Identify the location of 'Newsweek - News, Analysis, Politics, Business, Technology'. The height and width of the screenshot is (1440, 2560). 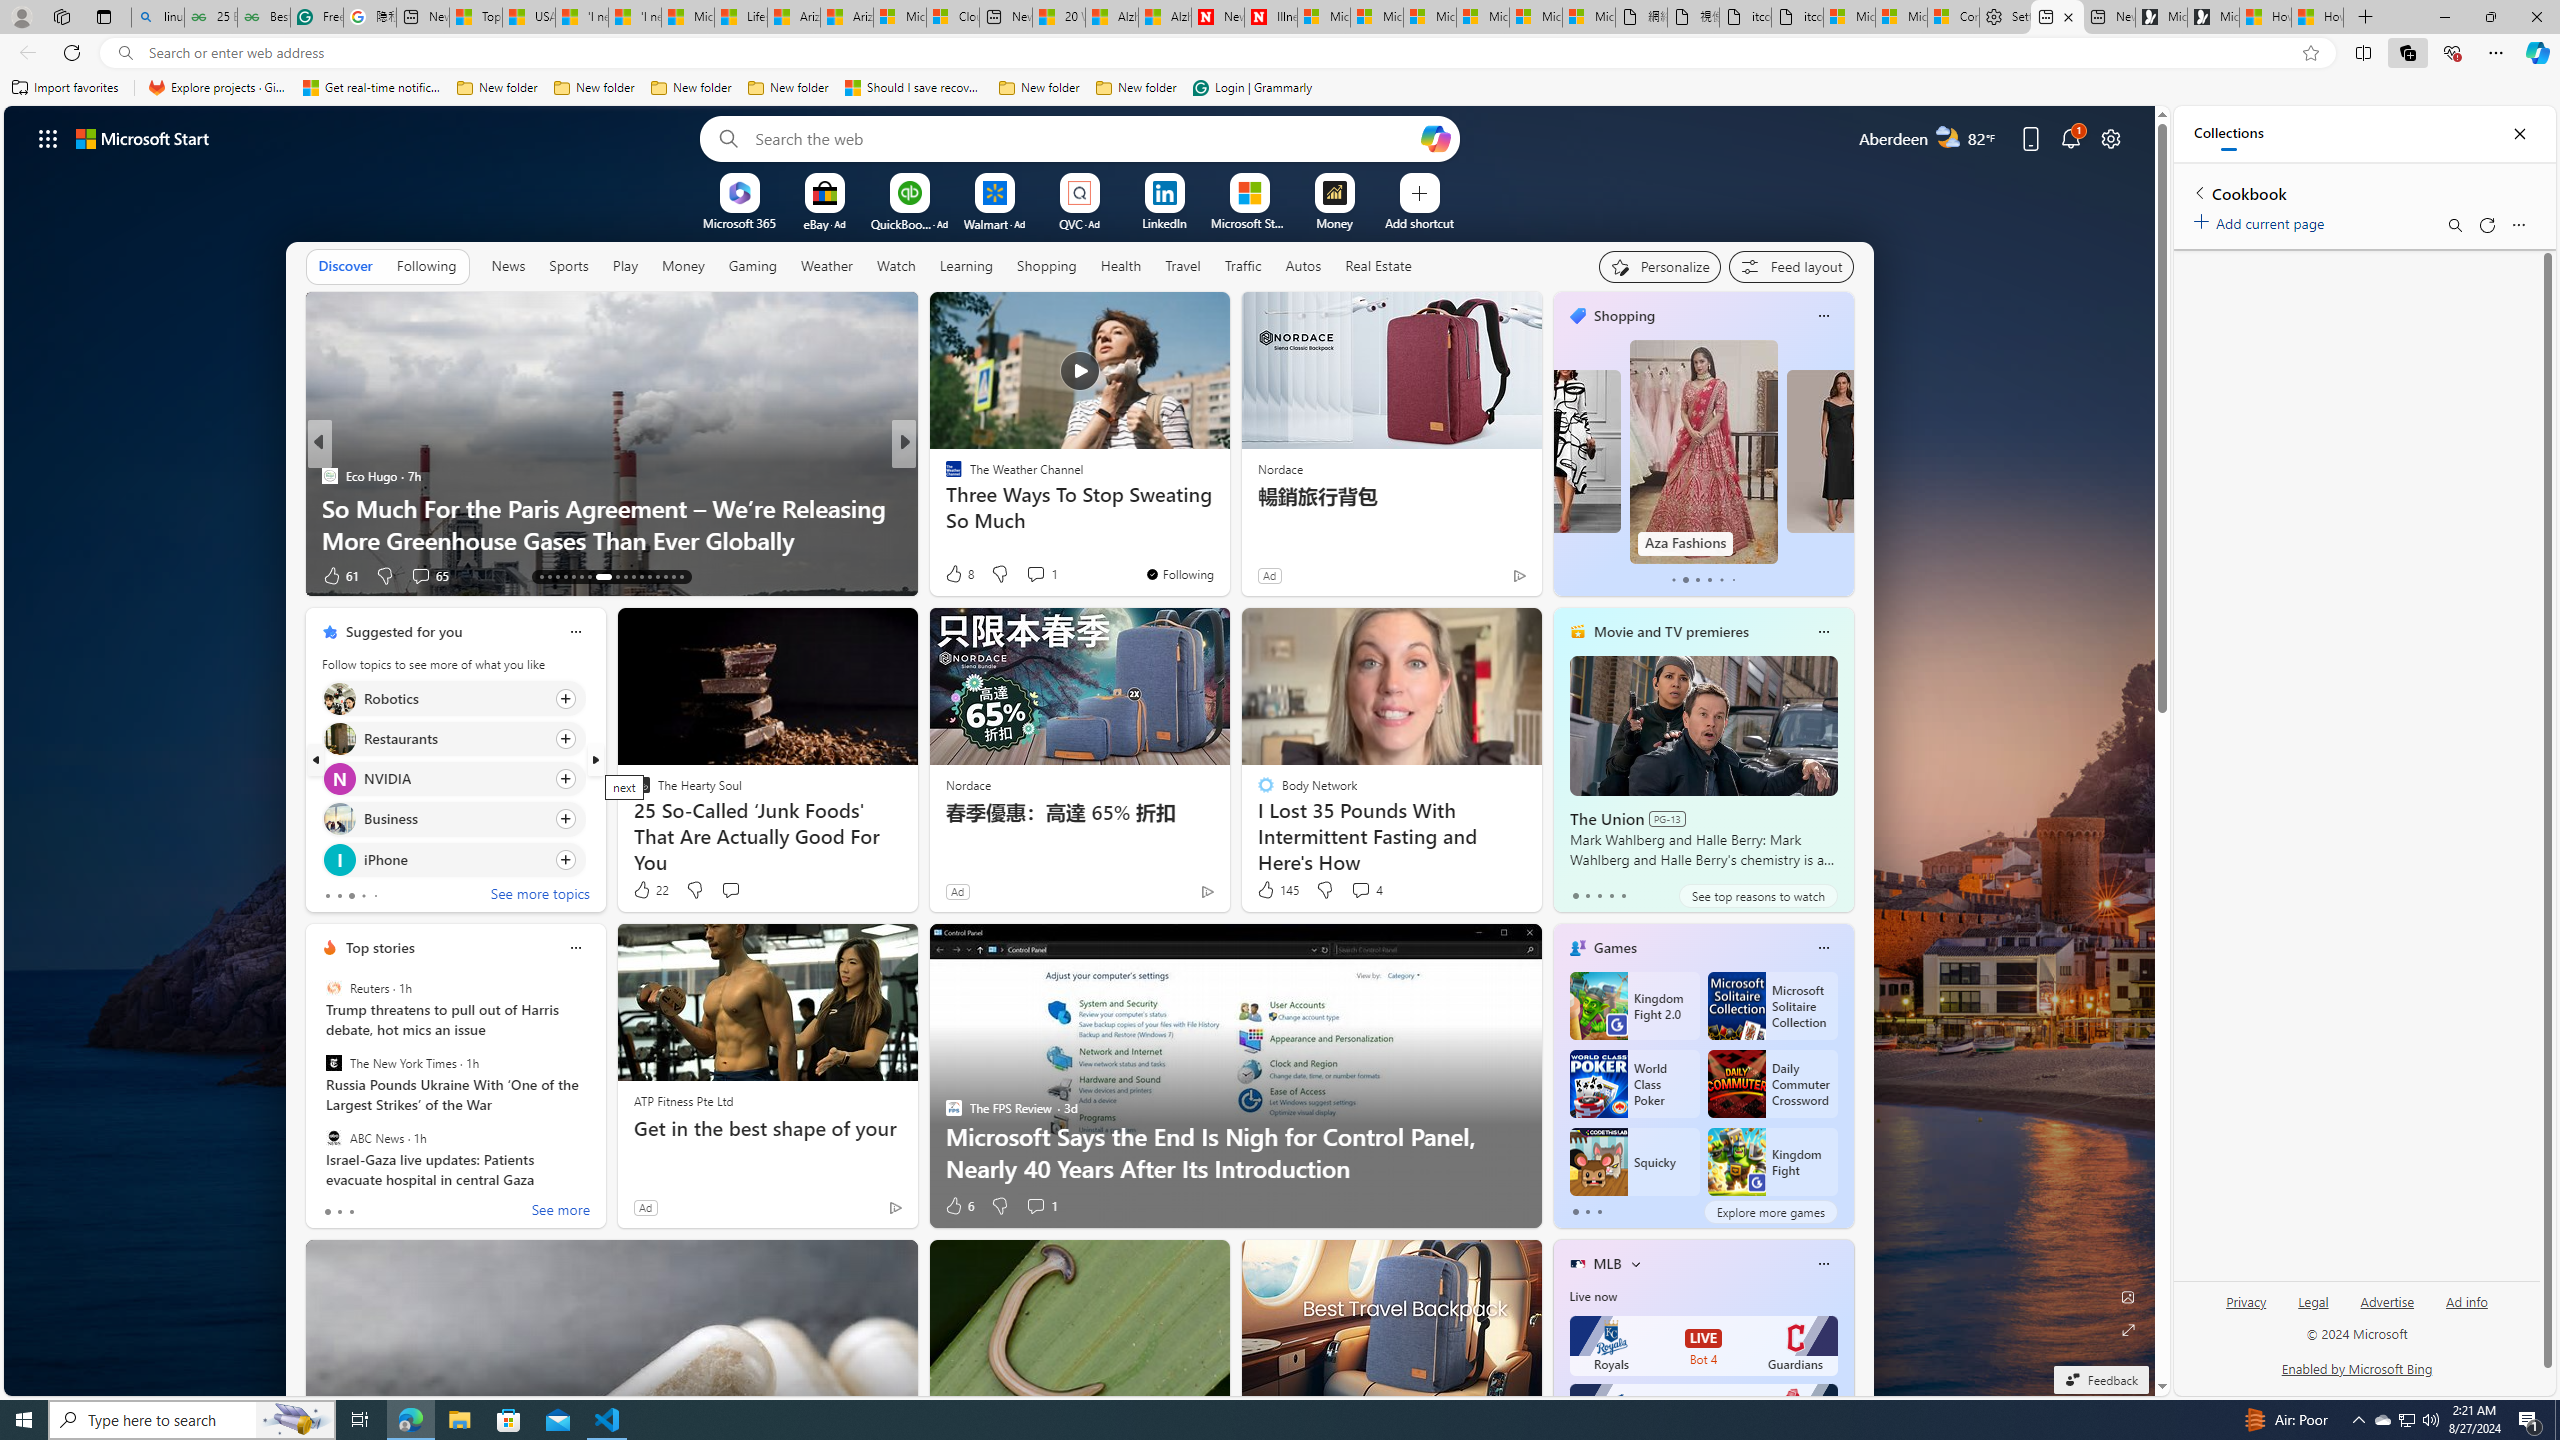
(1216, 16).